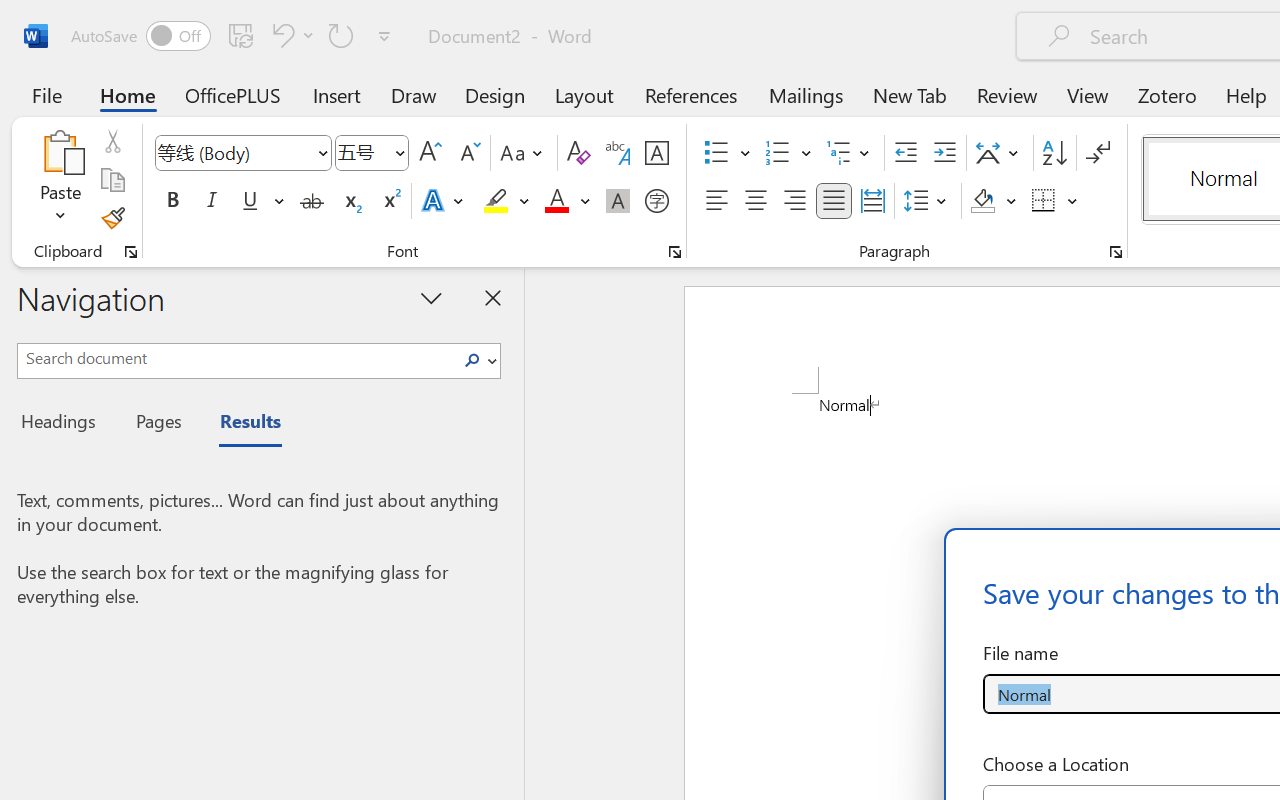 The width and height of the screenshot is (1280, 800). Describe the element at coordinates (755, 201) in the screenshot. I see `'Center'` at that location.